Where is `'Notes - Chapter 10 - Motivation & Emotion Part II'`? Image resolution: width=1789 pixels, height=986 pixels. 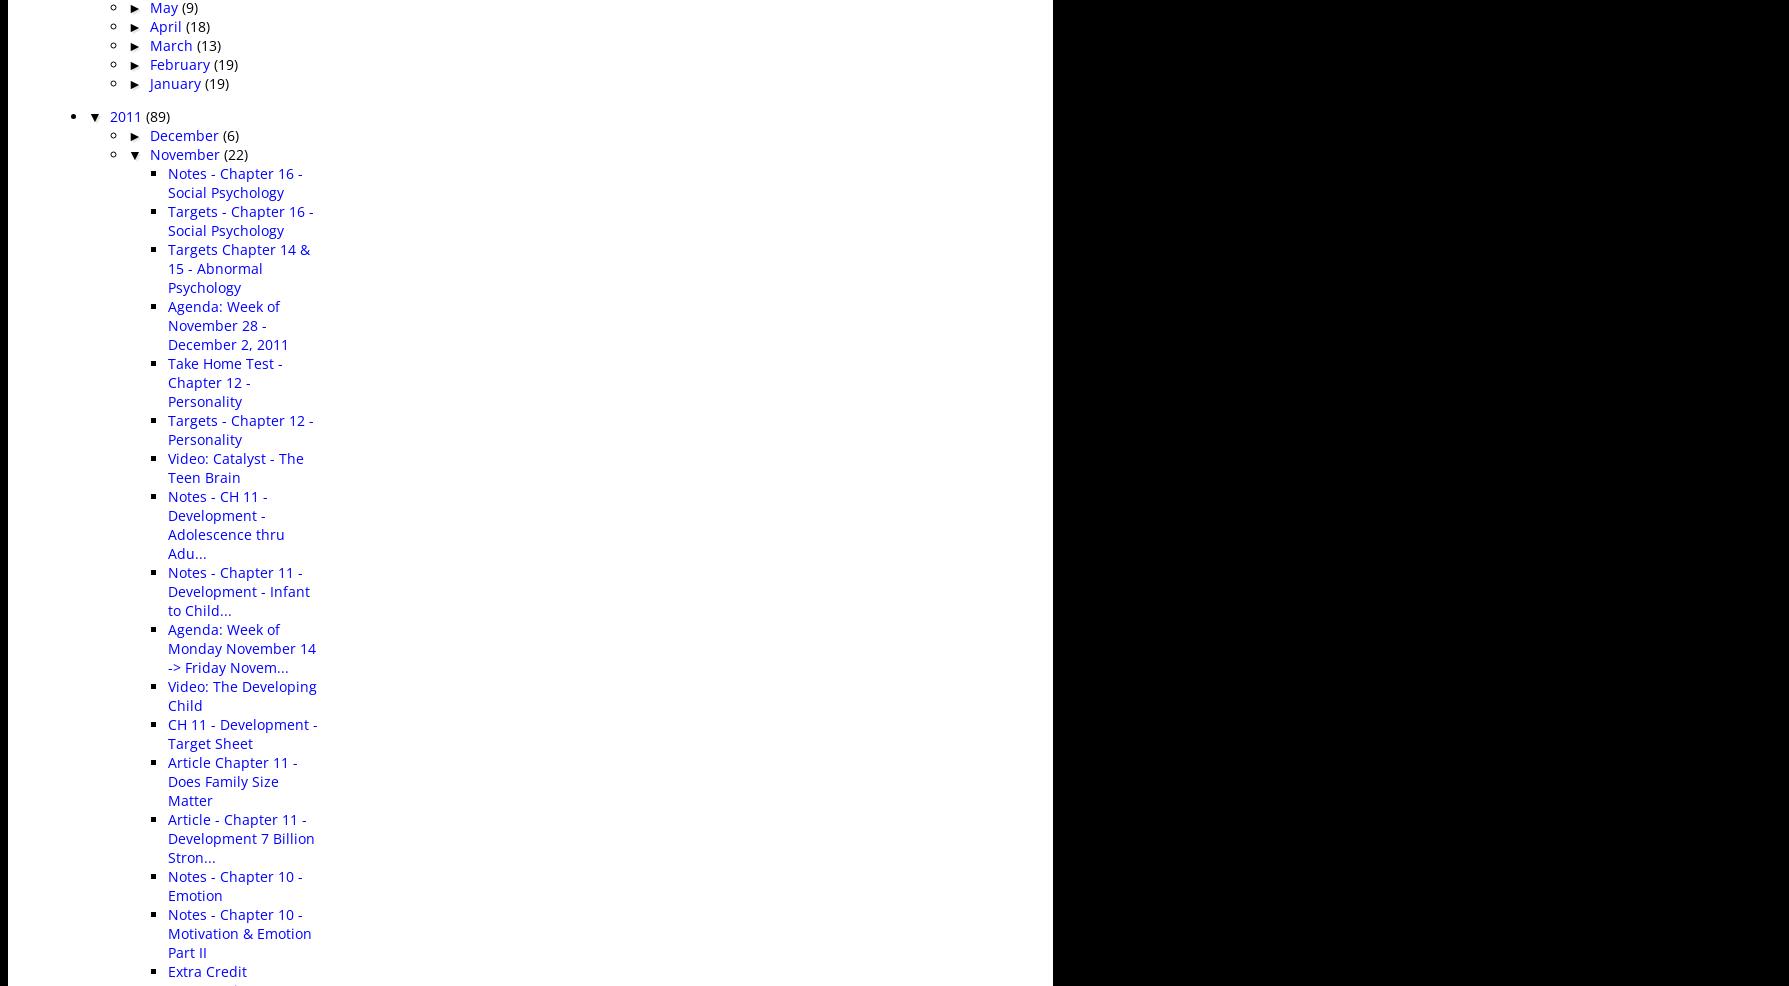 'Notes - Chapter 10 - Motivation & Emotion Part II' is located at coordinates (240, 932).